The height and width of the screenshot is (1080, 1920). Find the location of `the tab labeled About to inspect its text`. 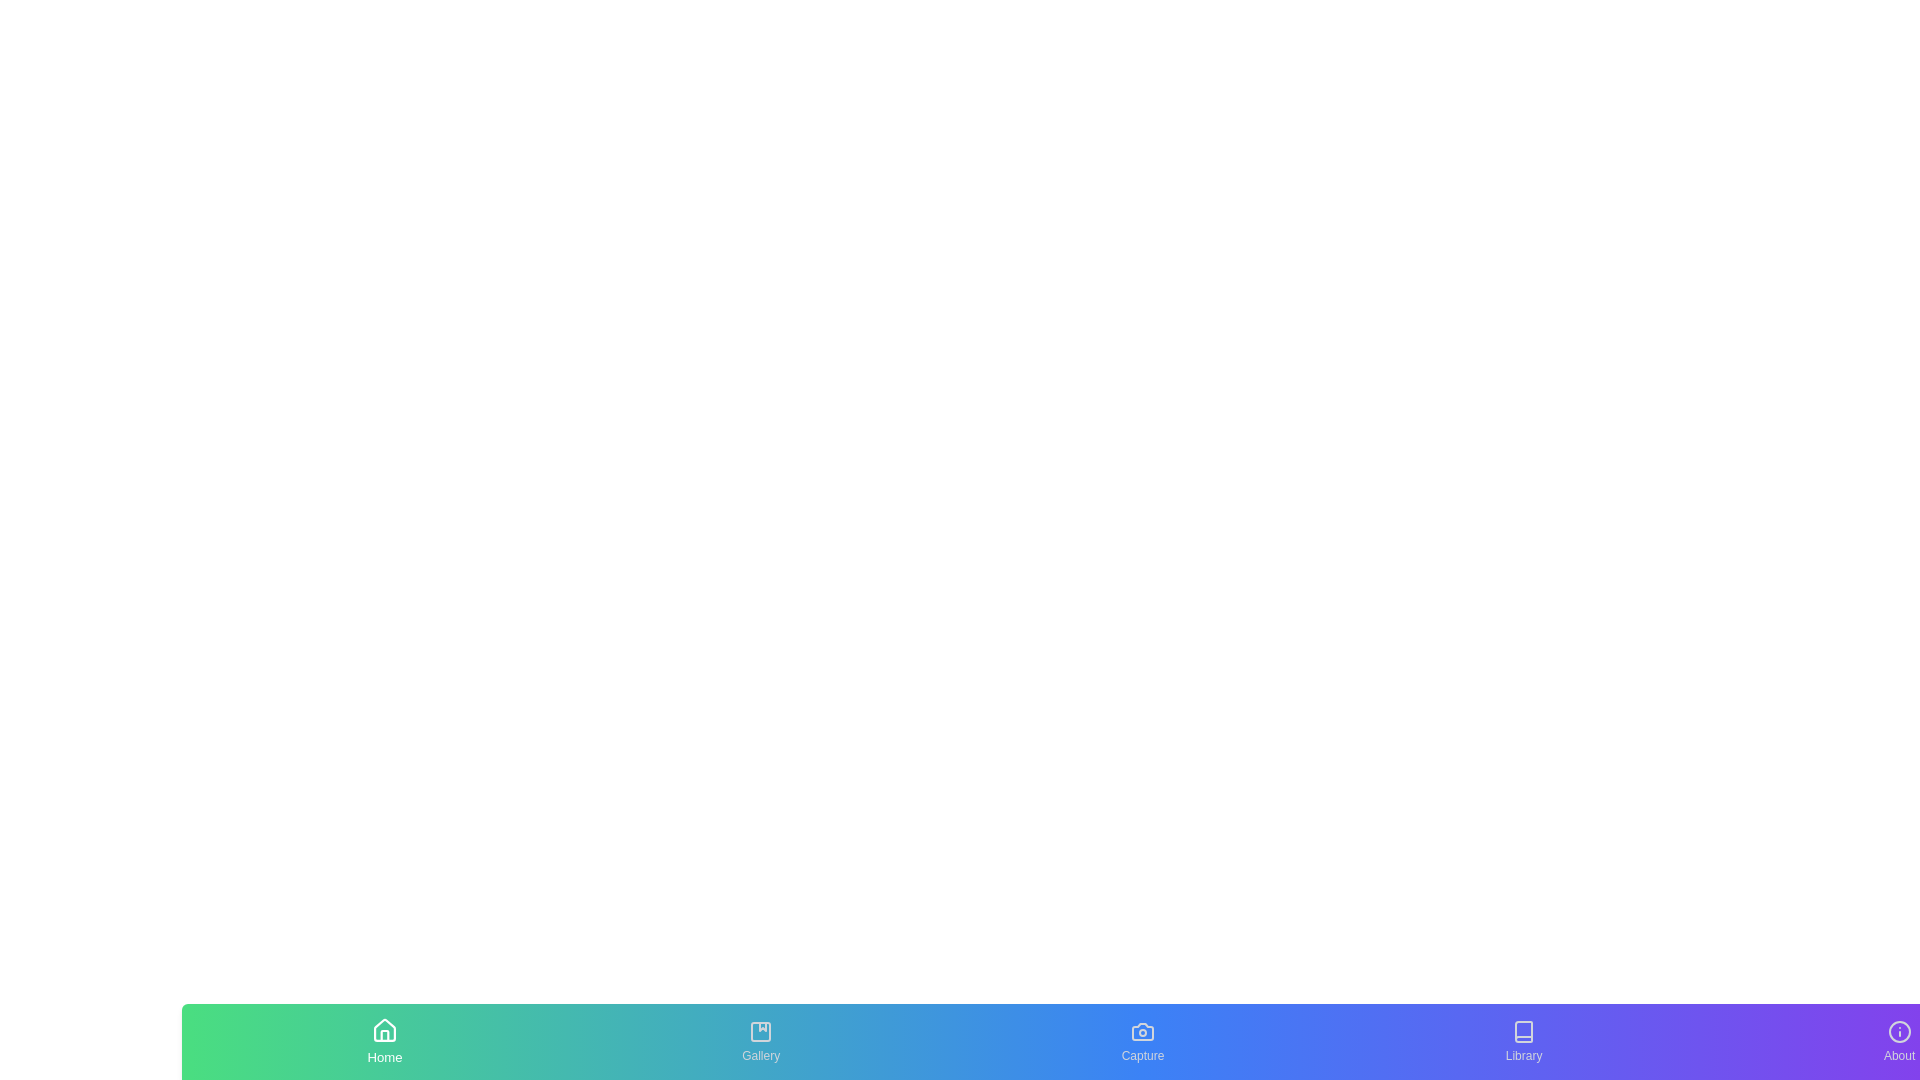

the tab labeled About to inspect its text is located at coordinates (1898, 1040).